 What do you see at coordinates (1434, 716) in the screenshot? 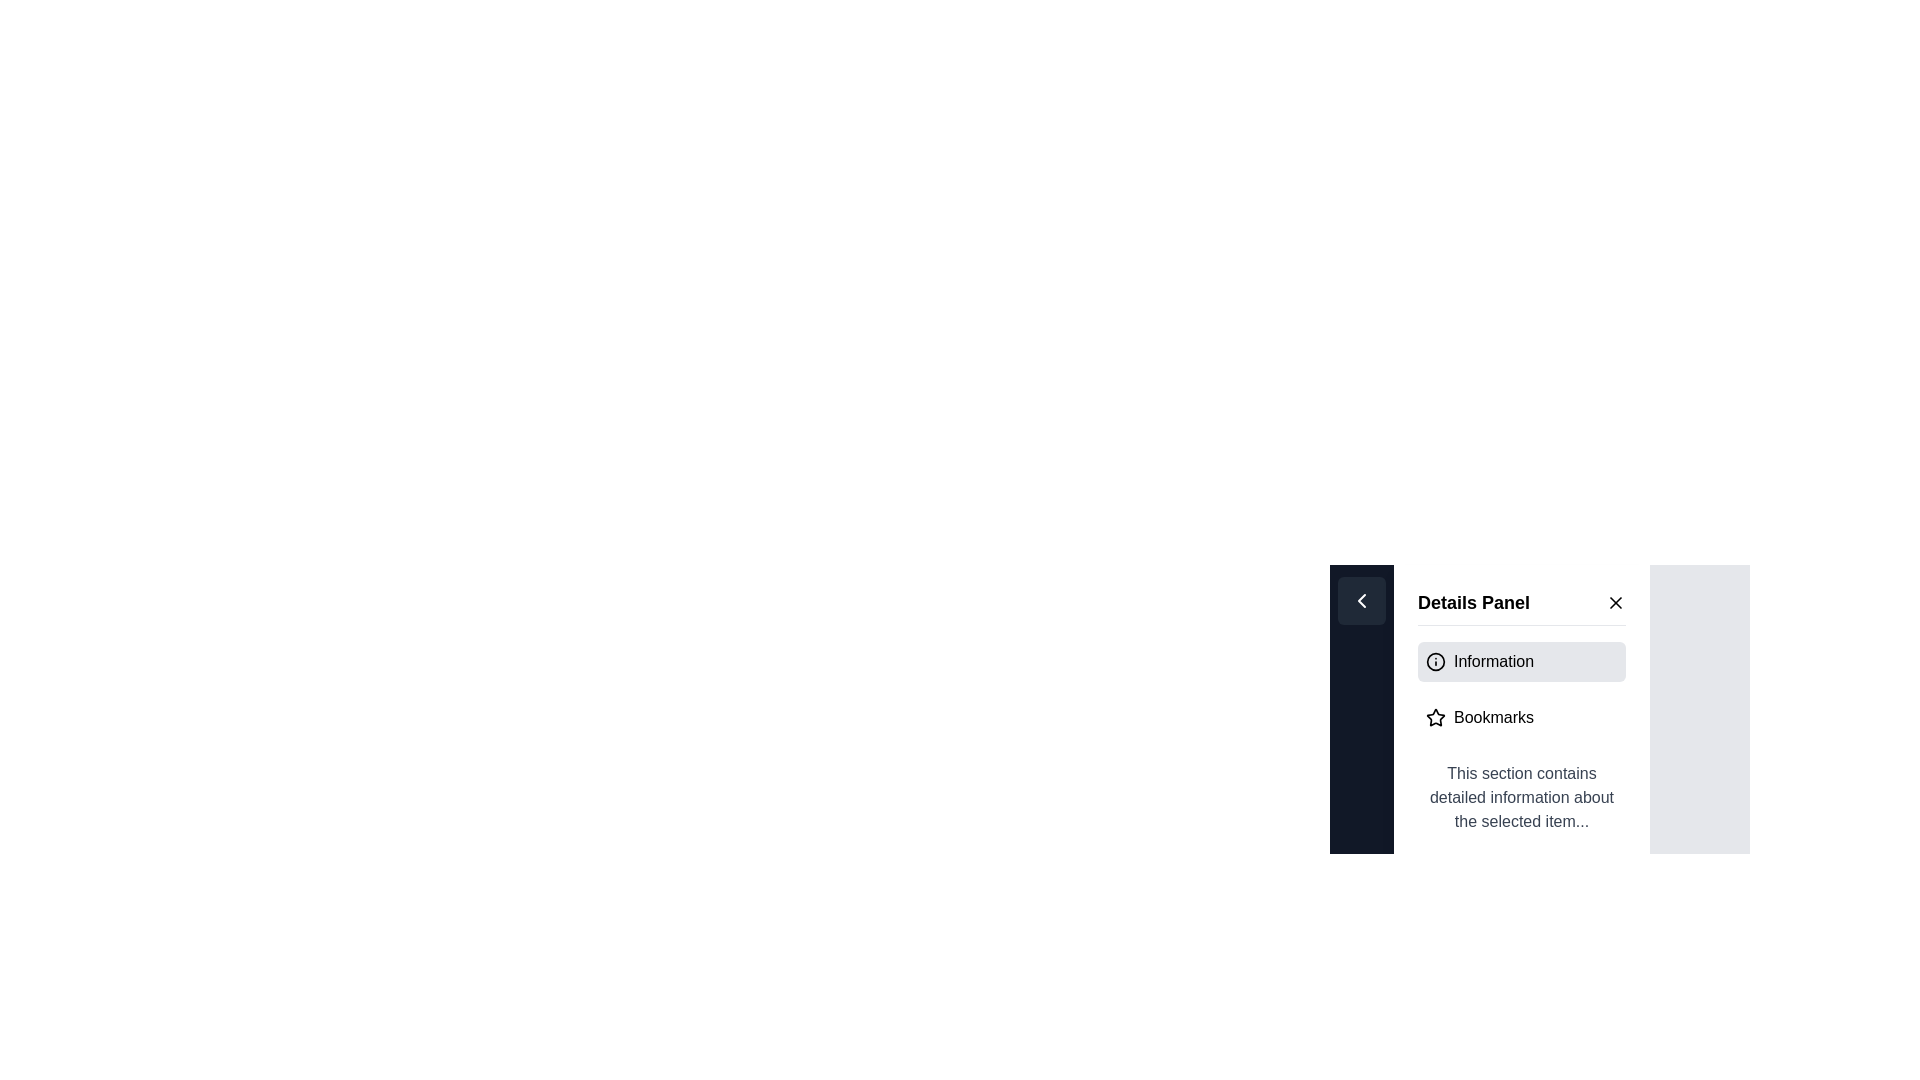
I see `the decorative star icon representing the 'Bookmarks' section located to the left of the 'Bookmarks' button in the 'Details Panel'` at bounding box center [1434, 716].